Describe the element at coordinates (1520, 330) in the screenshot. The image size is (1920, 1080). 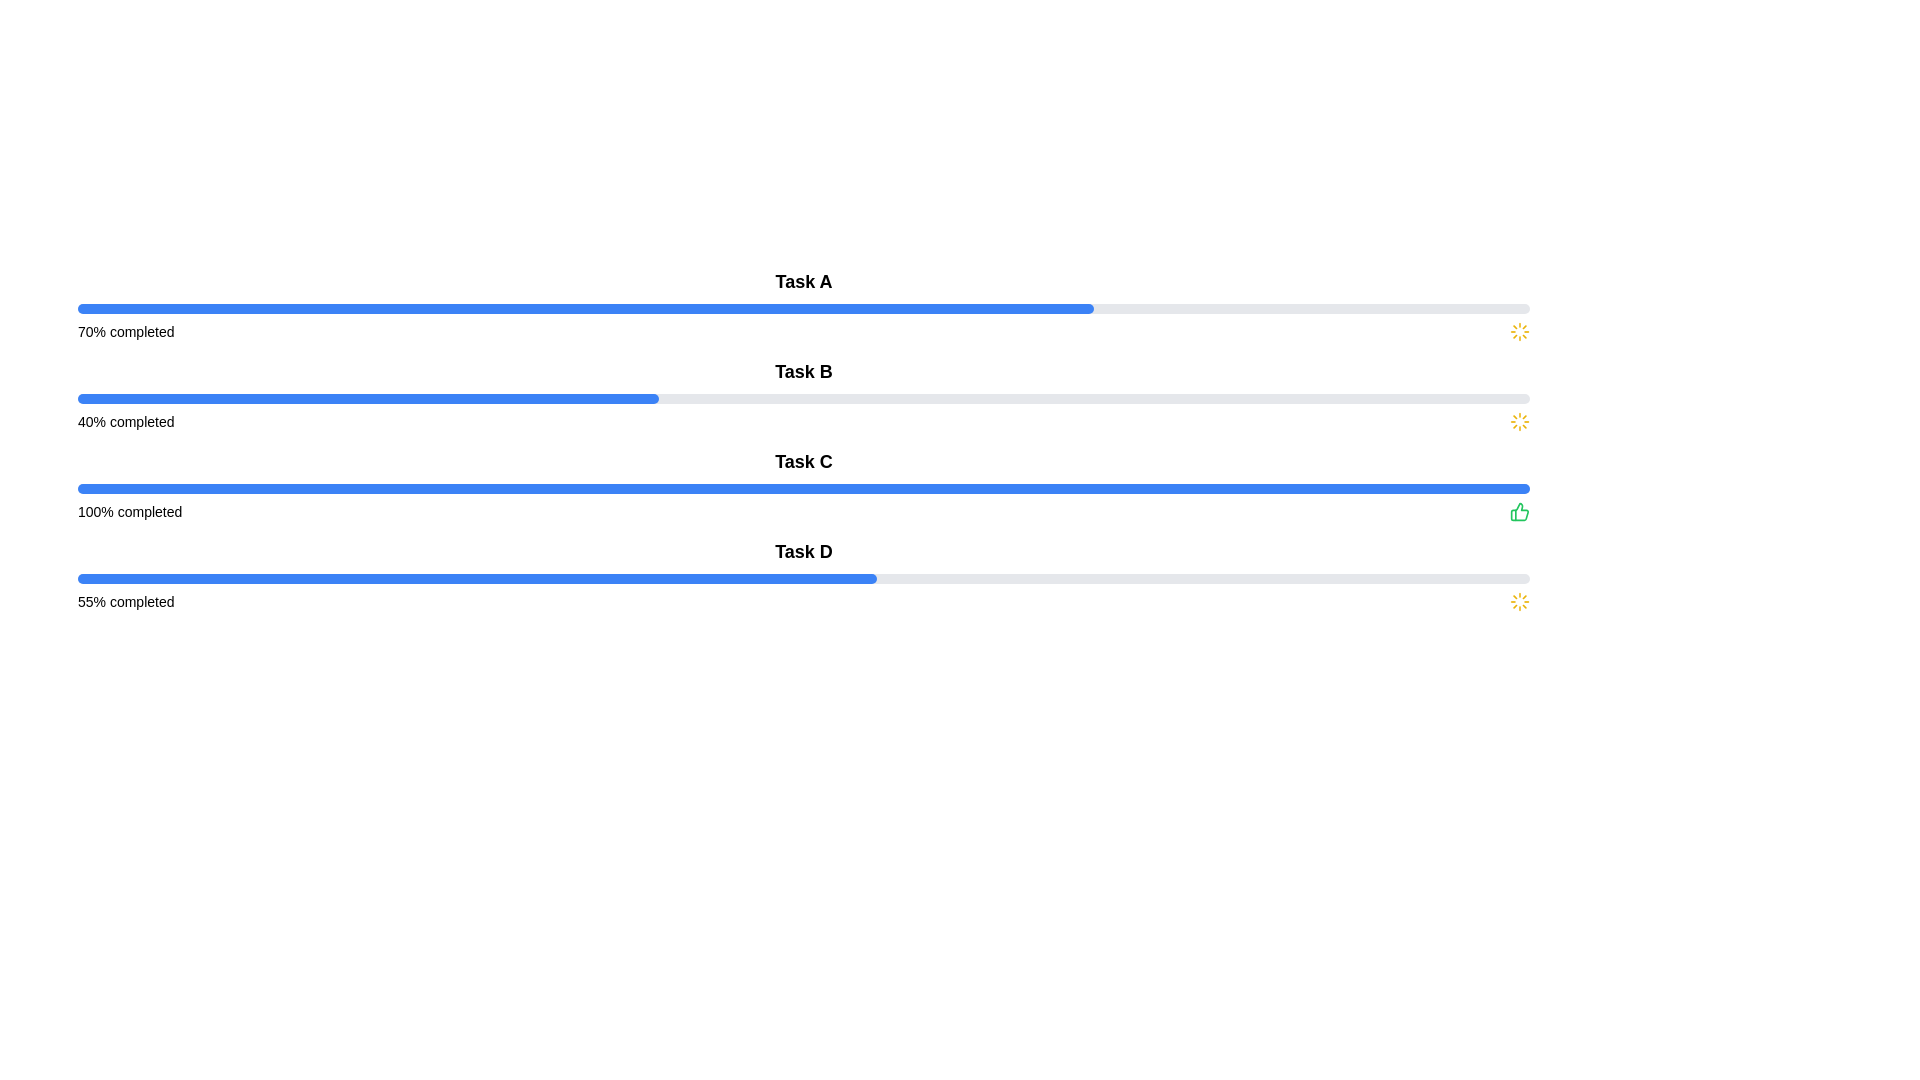
I see `the progress indicator icon located at the top-right section of the '70% completed' progress bar group` at that location.